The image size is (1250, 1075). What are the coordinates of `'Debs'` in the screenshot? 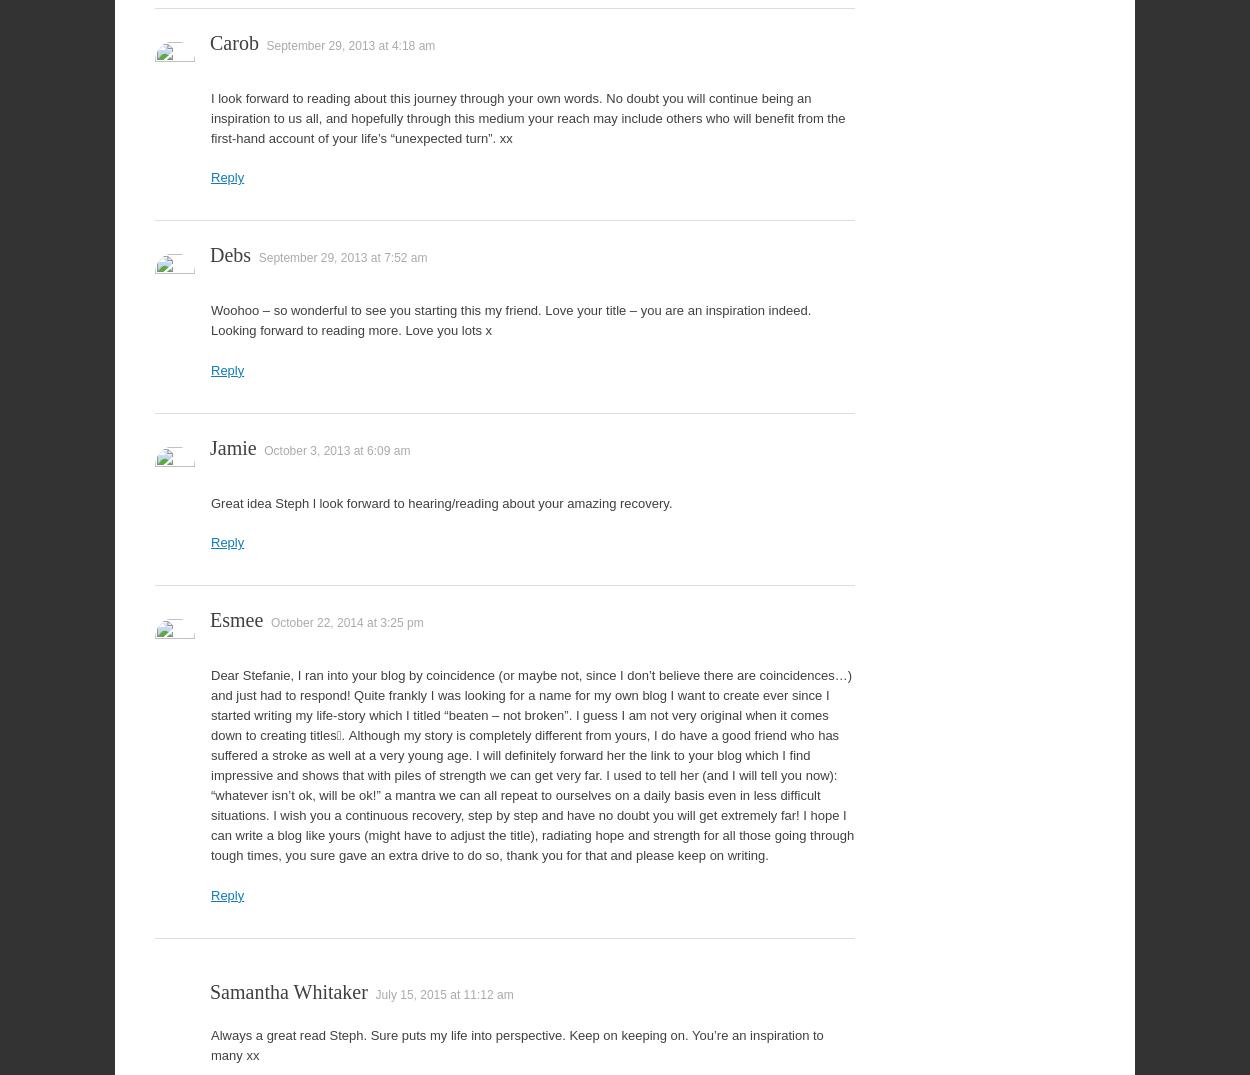 It's located at (229, 254).